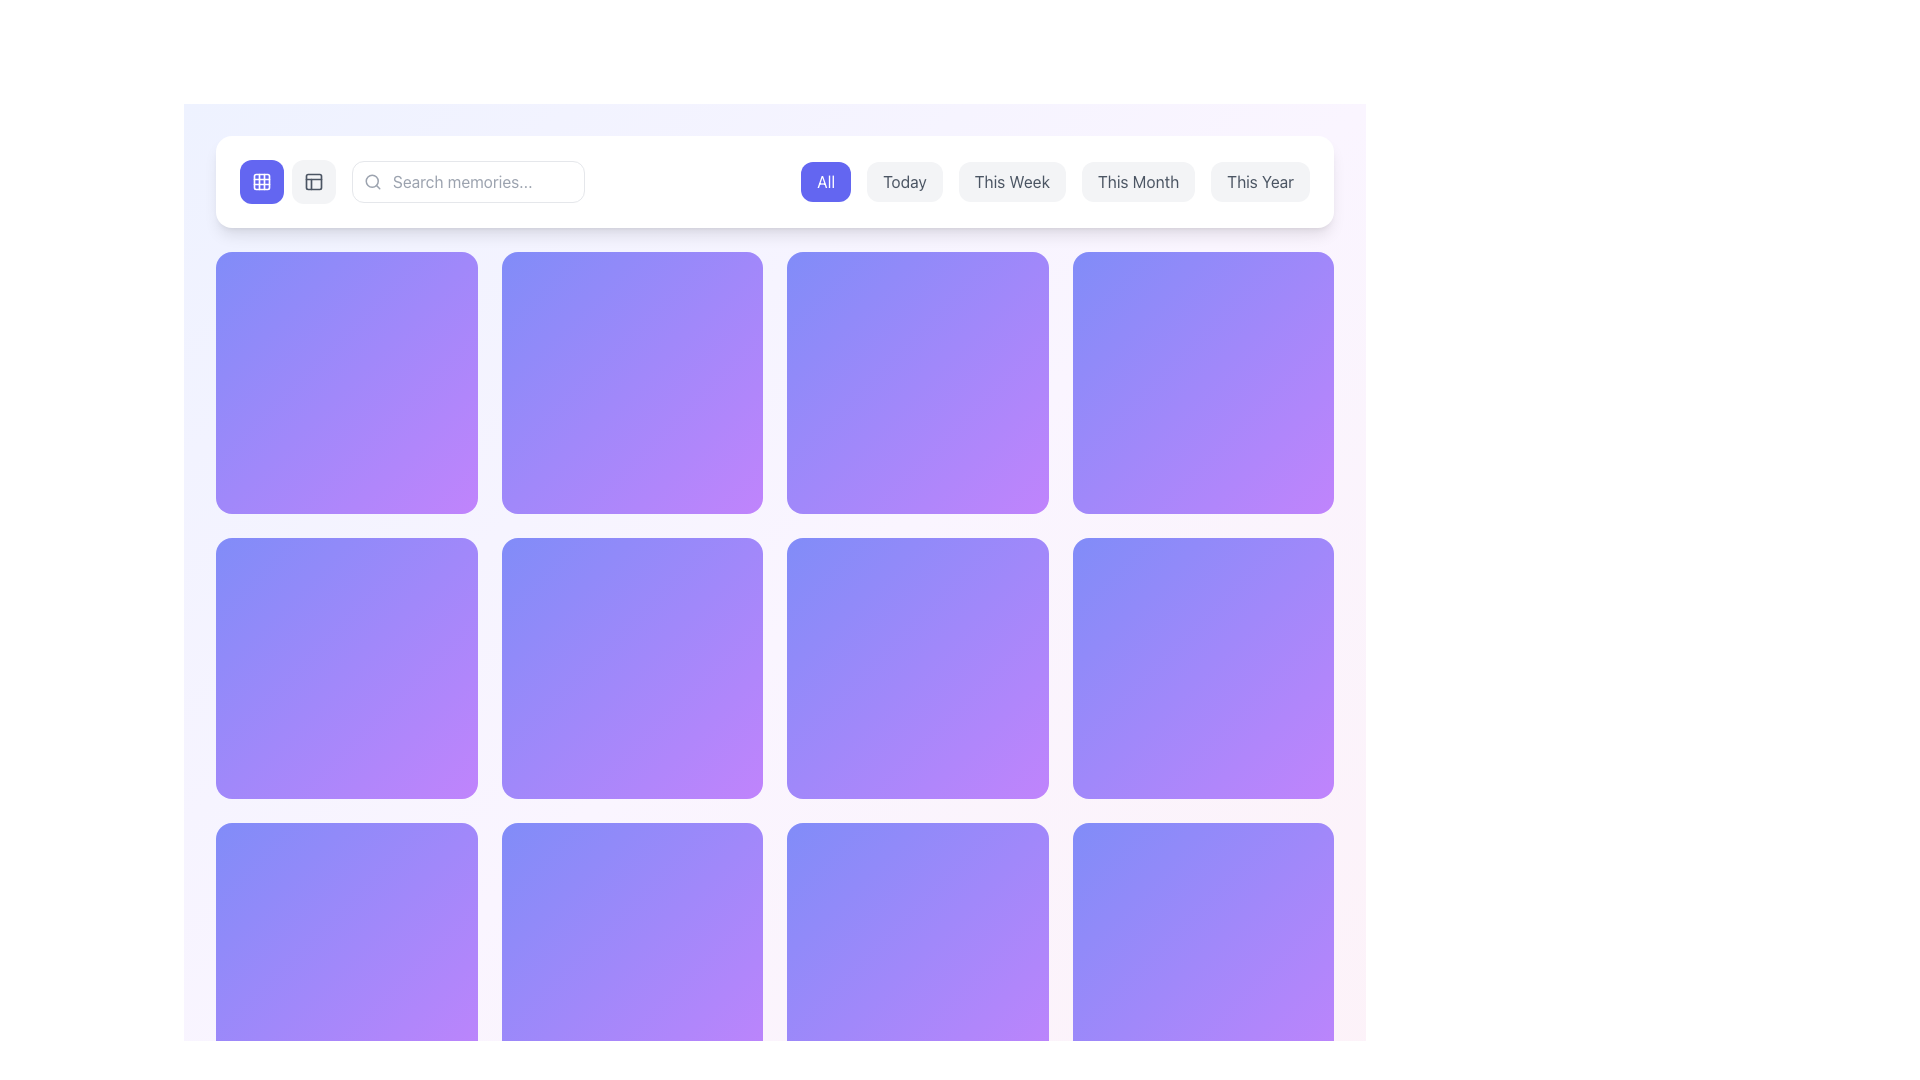 The image size is (1920, 1080). What do you see at coordinates (1138, 181) in the screenshot?
I see `the 'This Month' button, which is the fourth button in a row of filters, to apply the filter` at bounding box center [1138, 181].